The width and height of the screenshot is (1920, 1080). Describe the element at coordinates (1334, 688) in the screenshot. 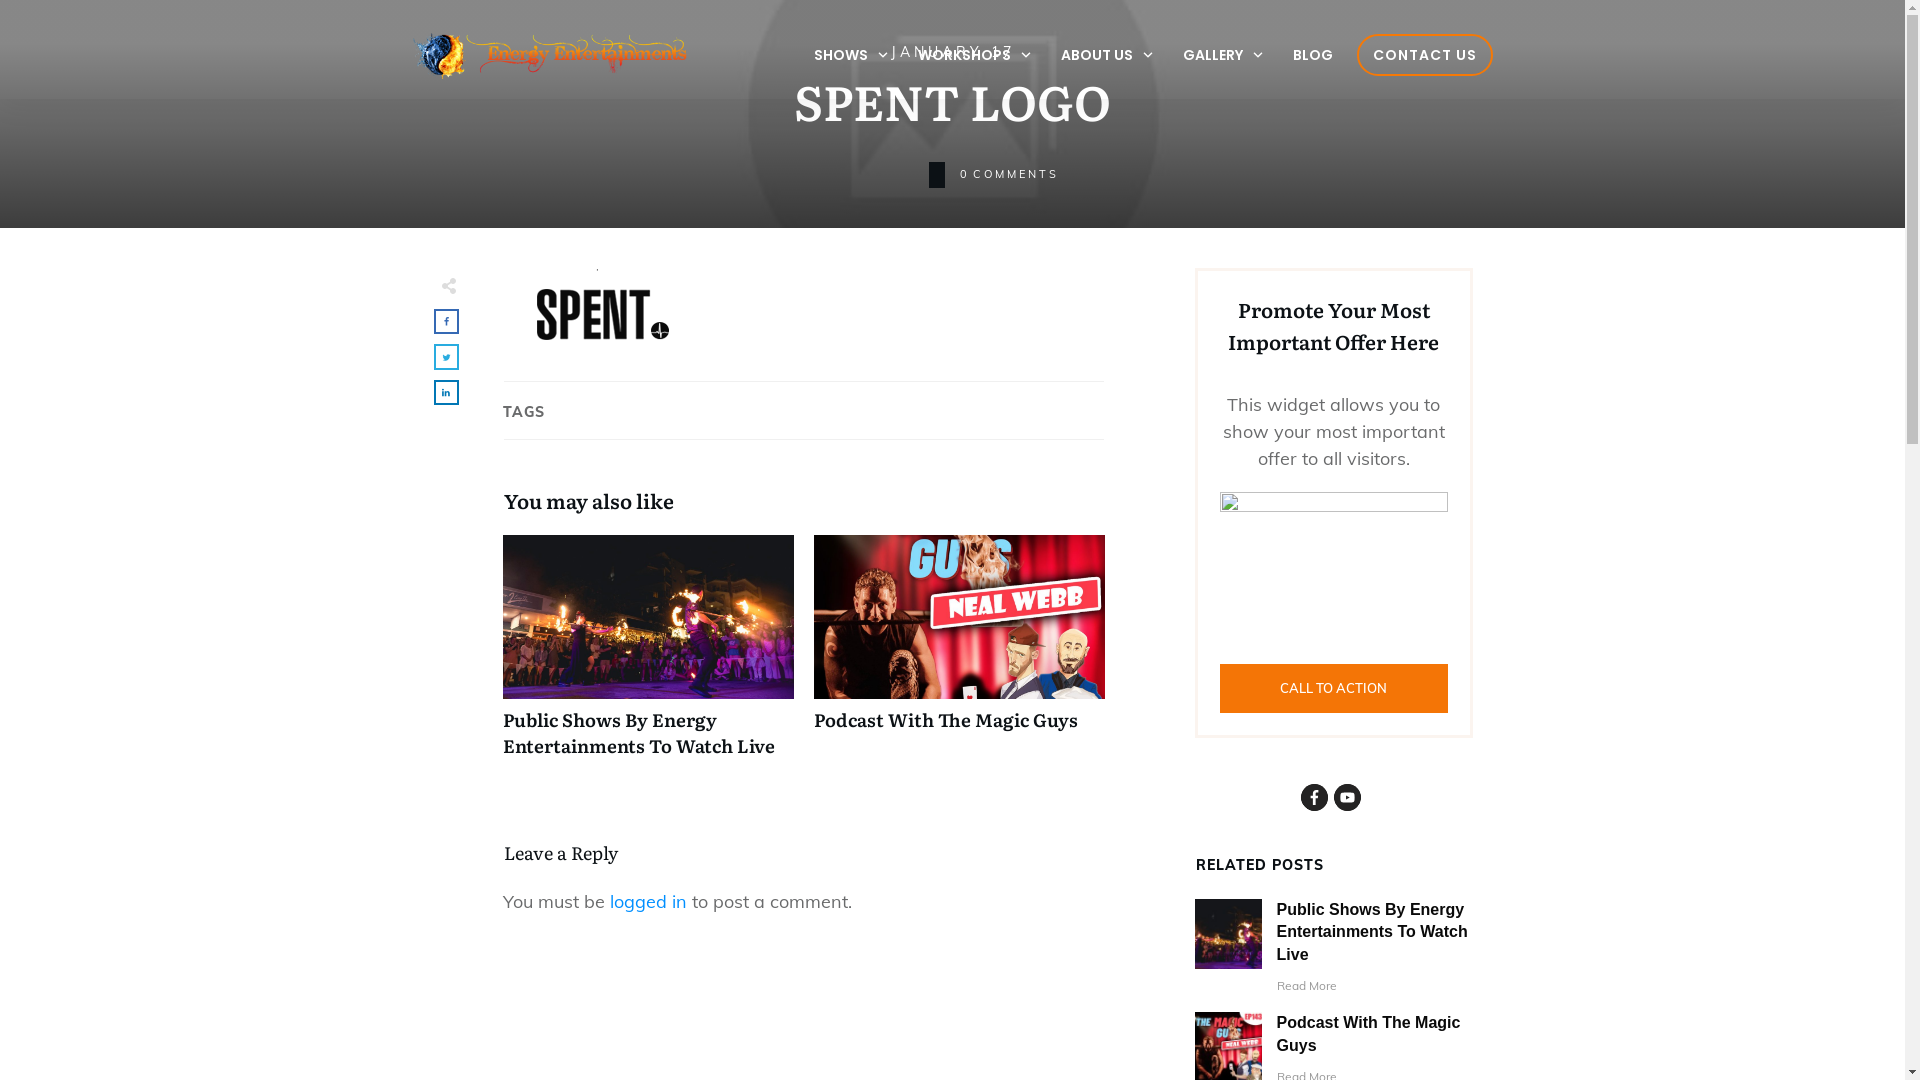

I see `'CALL TO ACTION'` at that location.